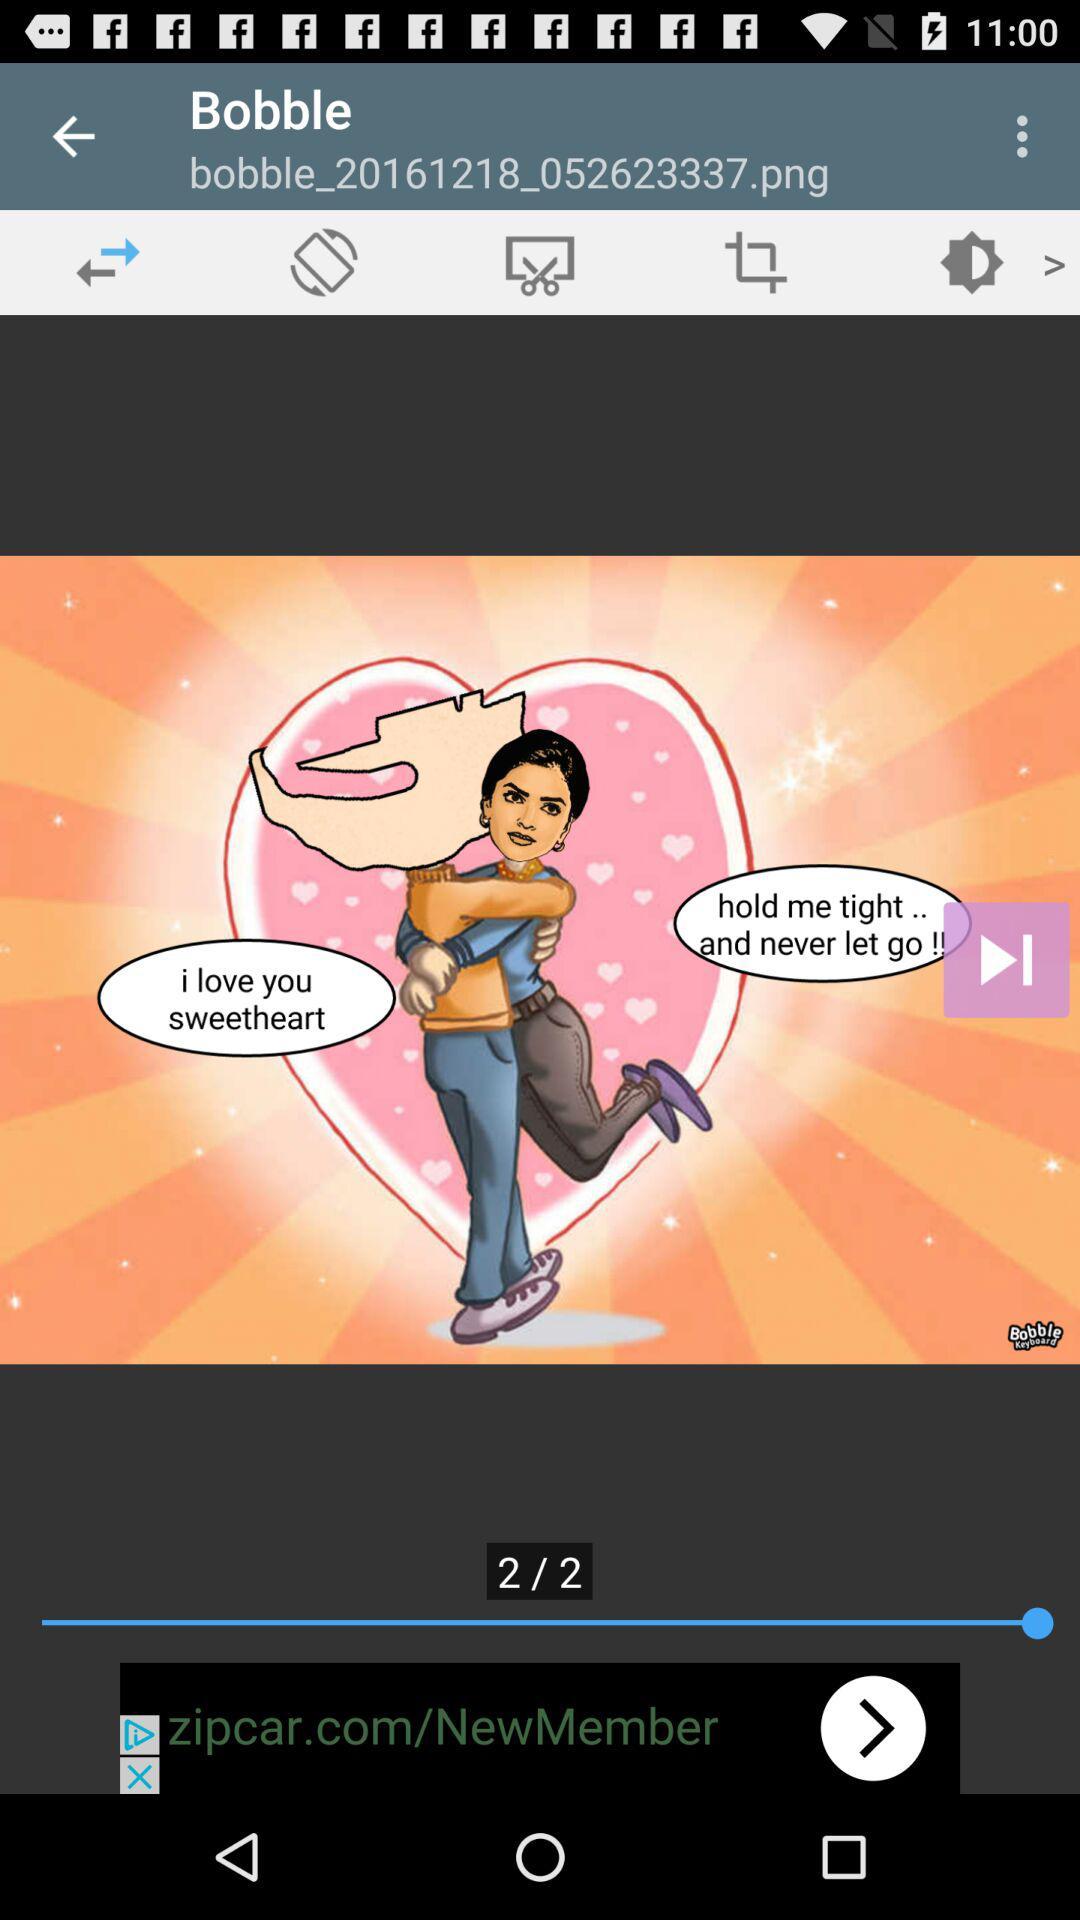 This screenshot has width=1080, height=1920. What do you see at coordinates (756, 261) in the screenshot?
I see `an area` at bounding box center [756, 261].